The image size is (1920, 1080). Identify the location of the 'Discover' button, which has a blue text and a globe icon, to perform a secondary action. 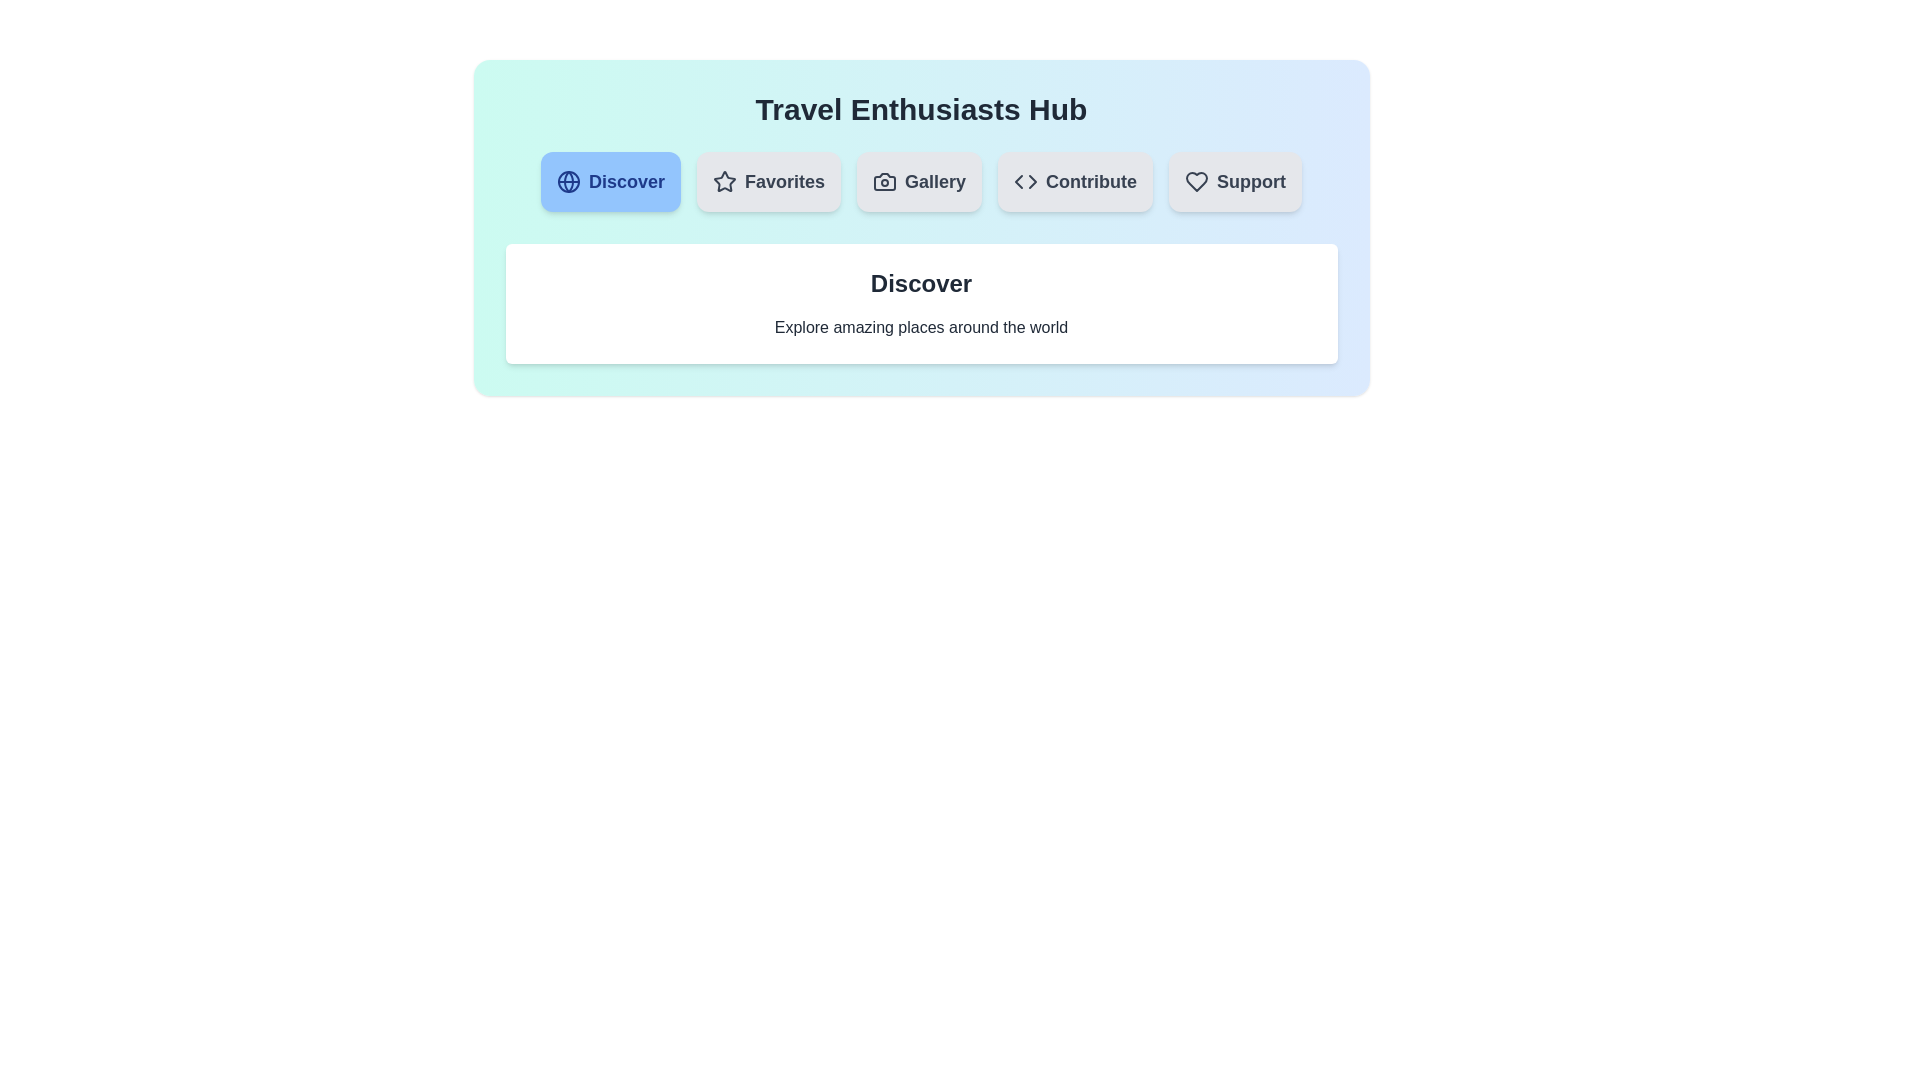
(609, 181).